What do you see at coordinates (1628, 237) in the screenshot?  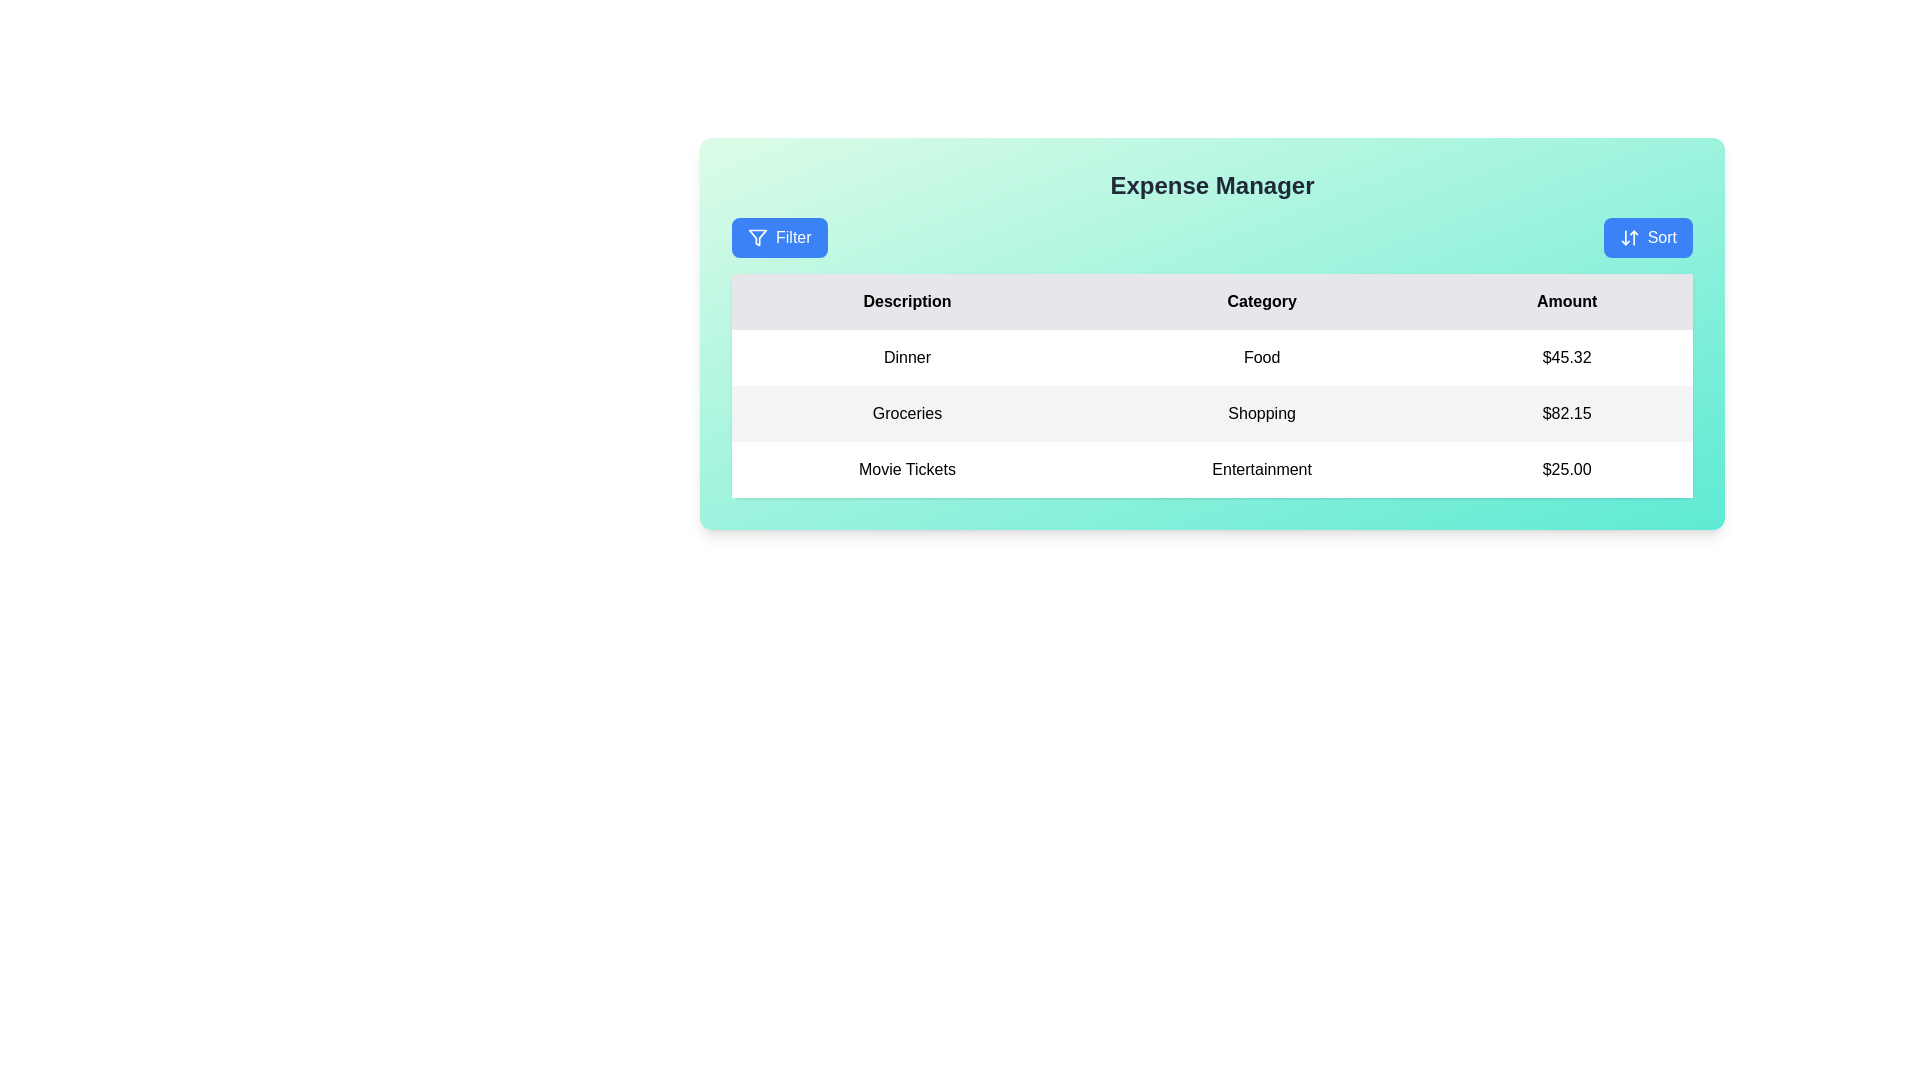 I see `the sort icon located within the 'Sort' button on the top-right corner of the 'Expense Manager' panel` at bounding box center [1628, 237].